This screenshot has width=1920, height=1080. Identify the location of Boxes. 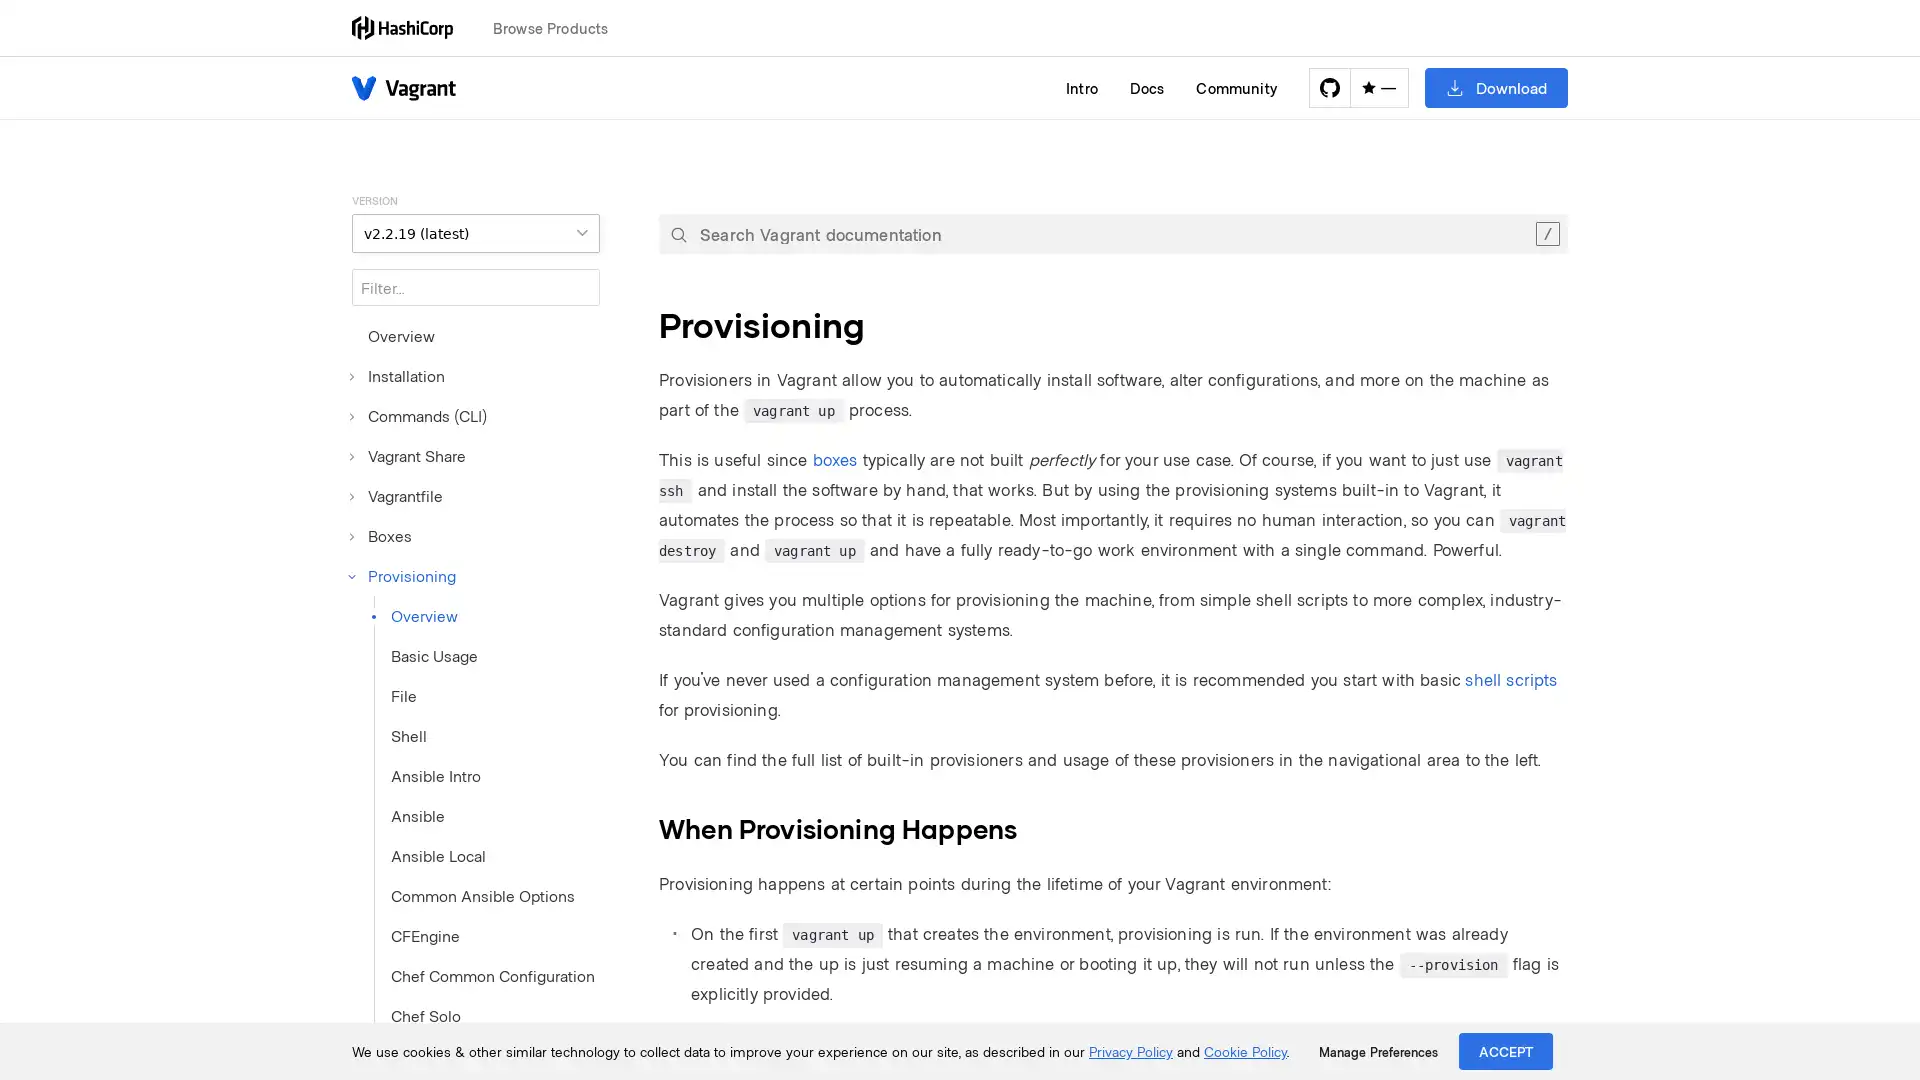
(382, 535).